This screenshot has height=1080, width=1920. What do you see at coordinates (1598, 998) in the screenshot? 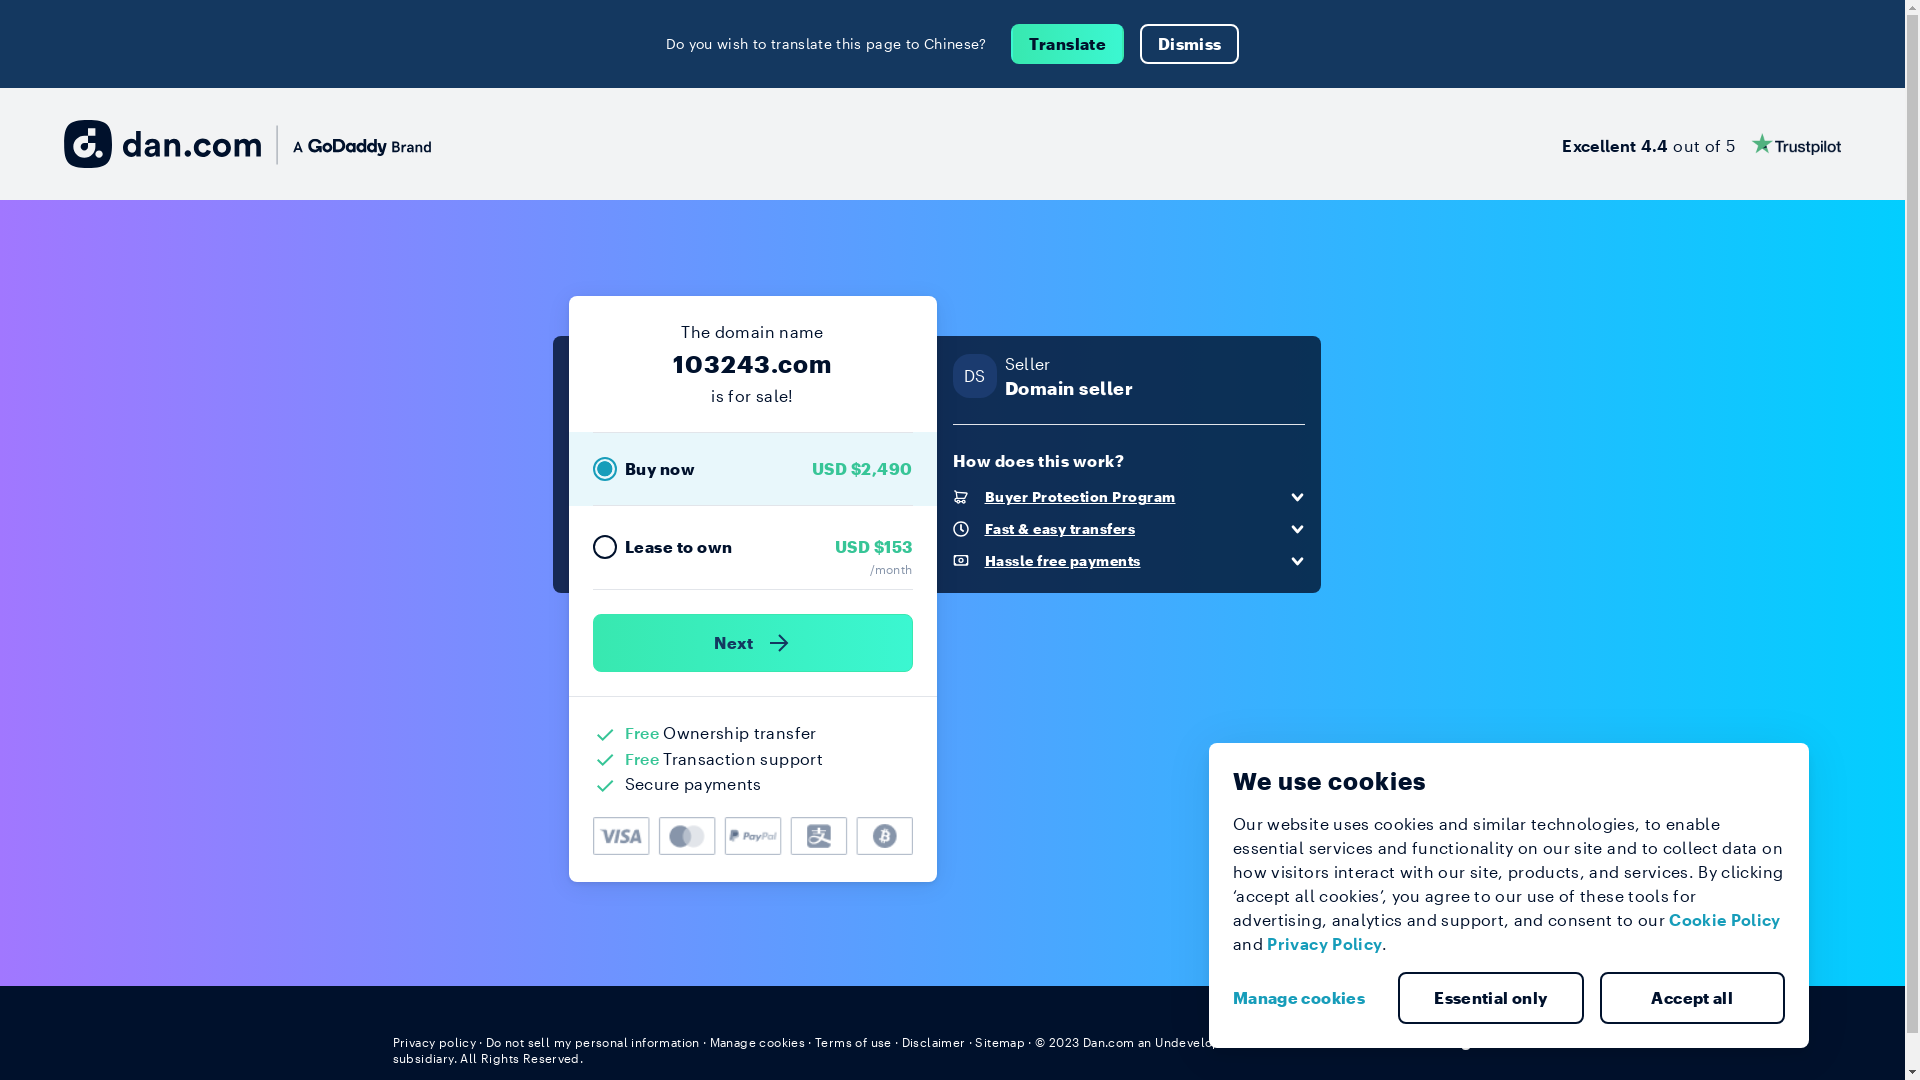
I see `'Accept all'` at bounding box center [1598, 998].